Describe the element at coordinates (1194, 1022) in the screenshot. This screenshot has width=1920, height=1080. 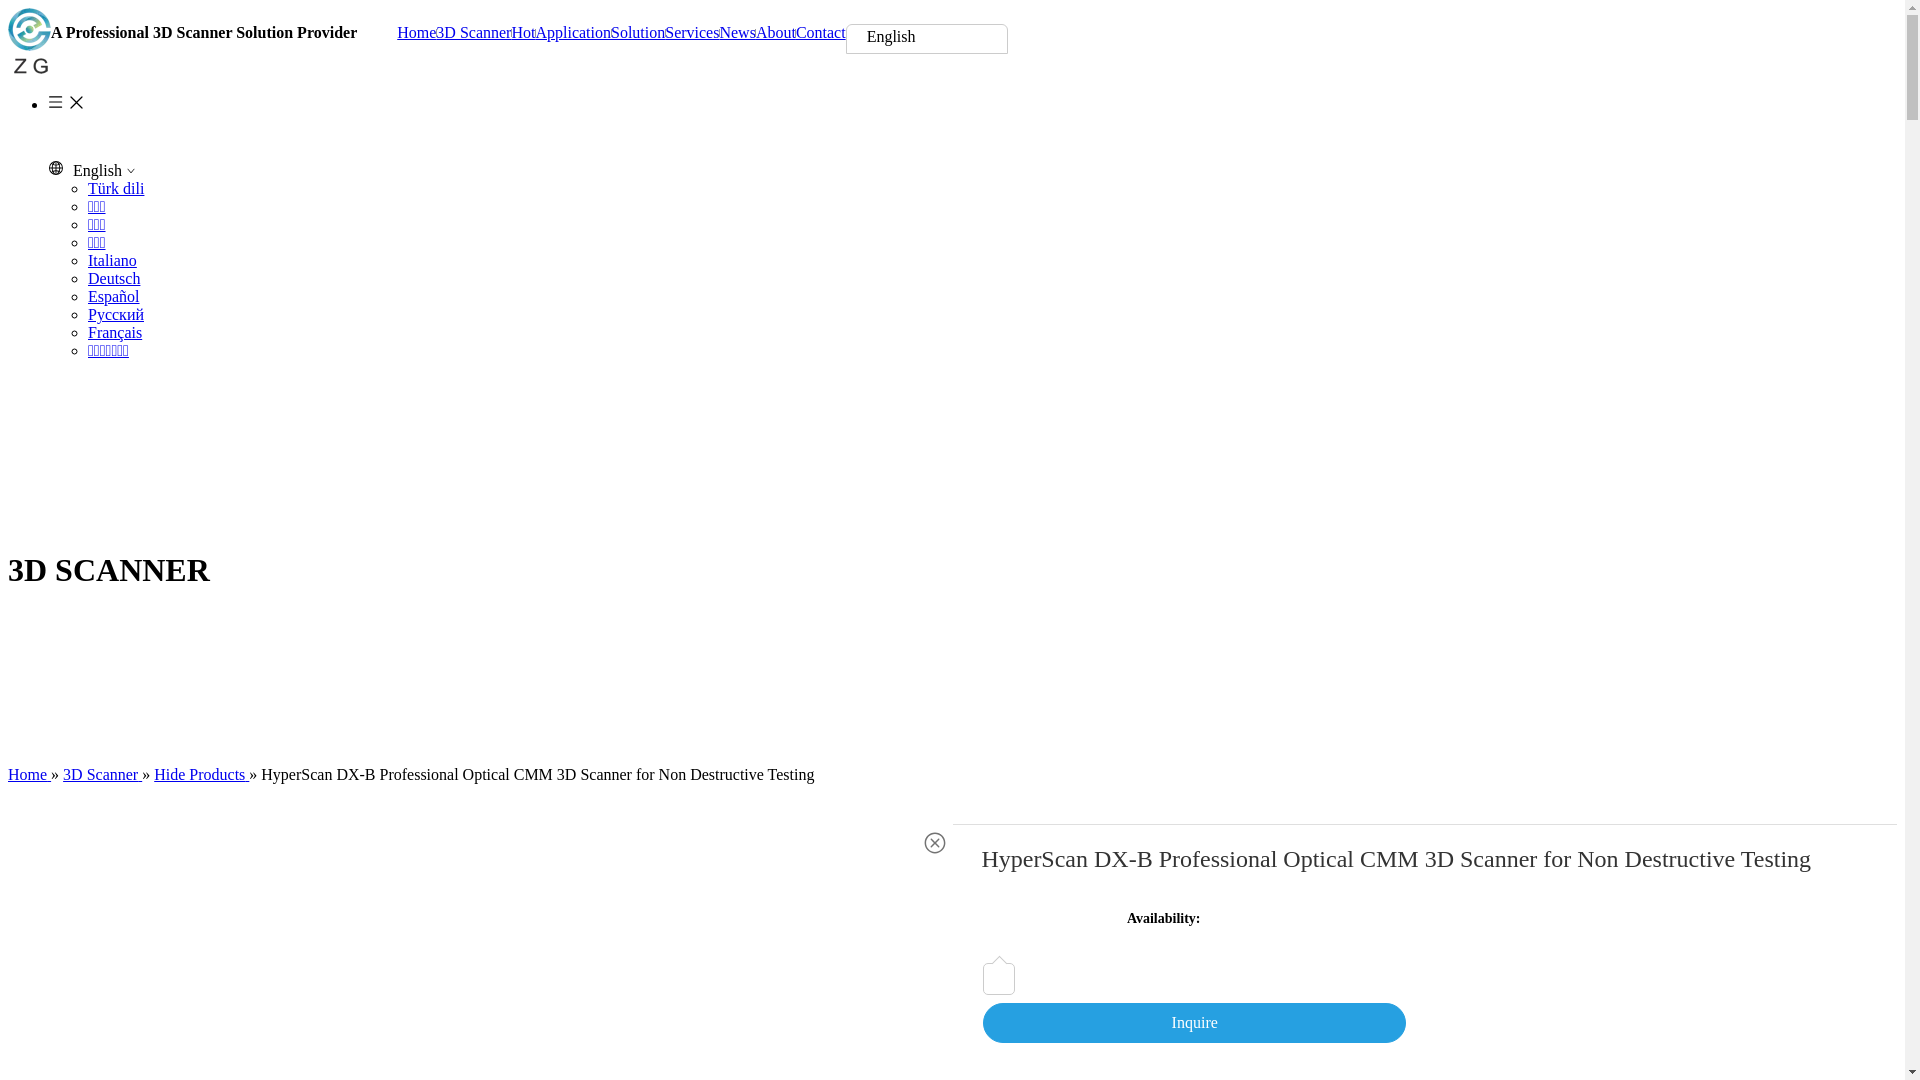
I see `'Inquire'` at that location.